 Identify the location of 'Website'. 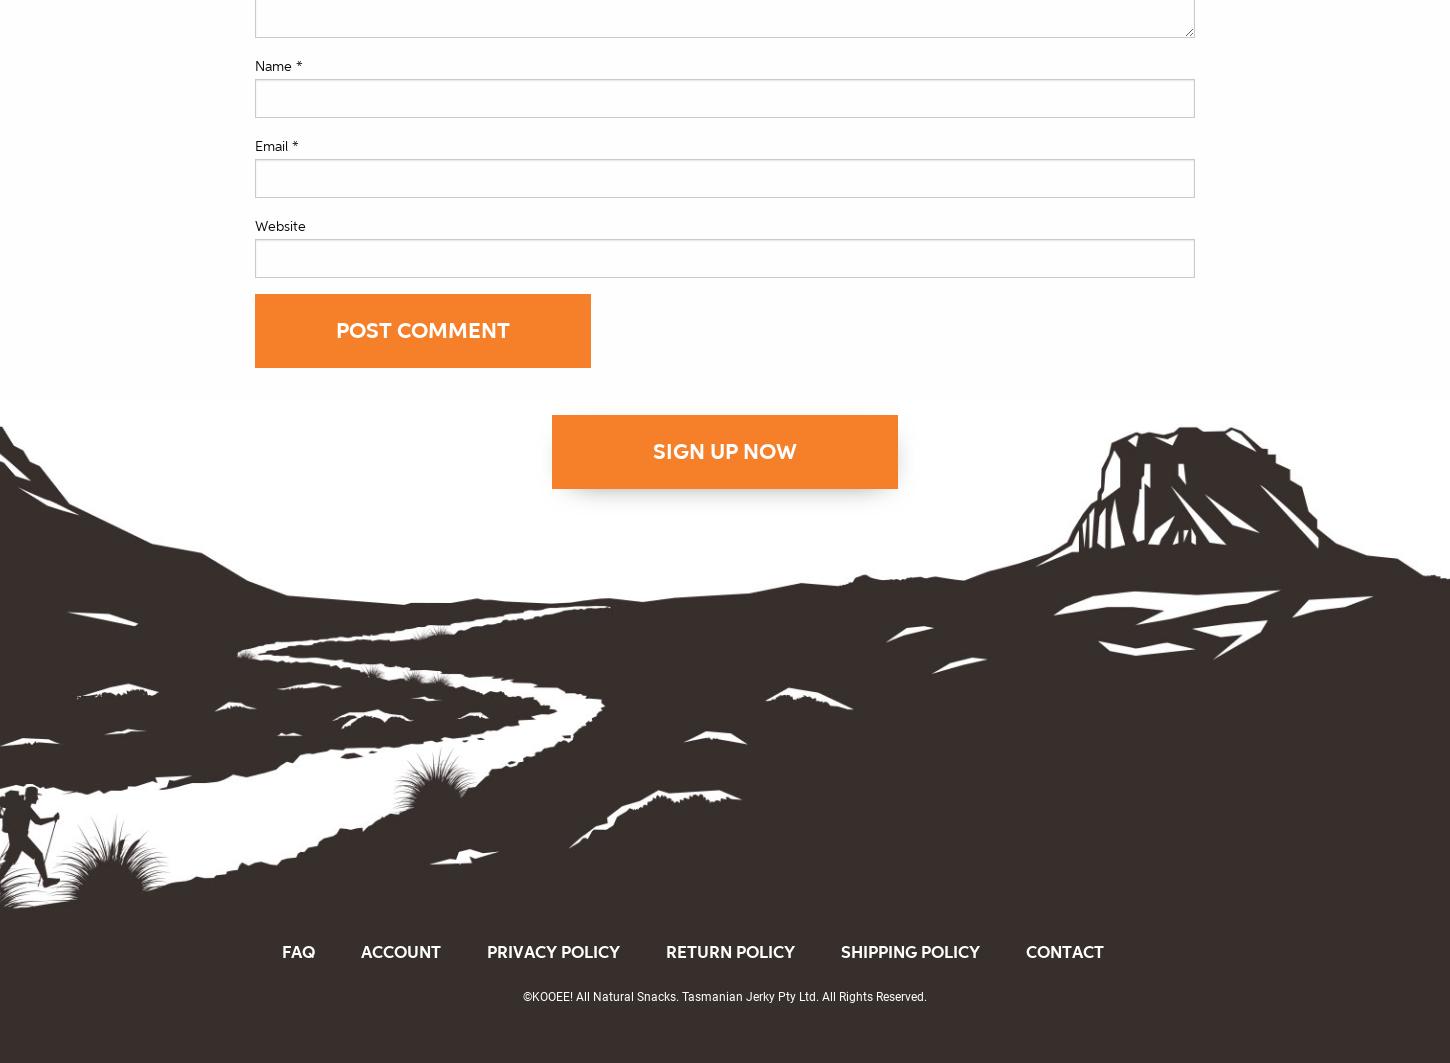
(280, 225).